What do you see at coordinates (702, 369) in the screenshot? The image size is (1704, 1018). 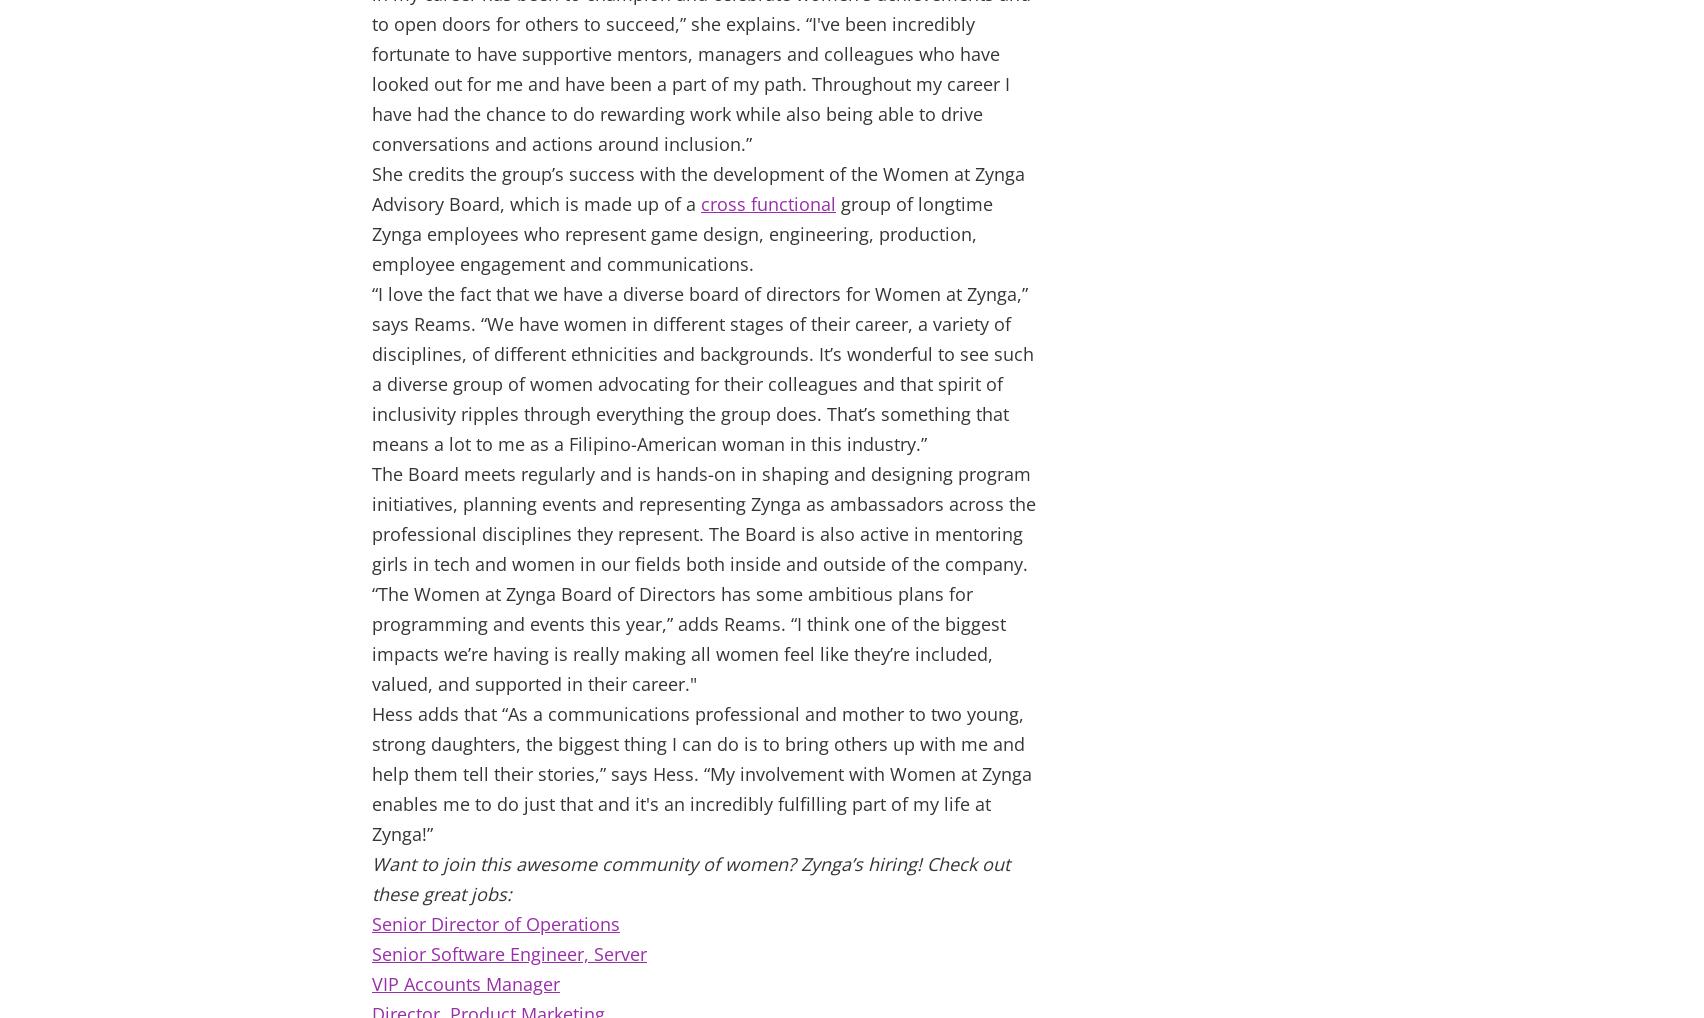 I see `'“I love the fact that we have a diverse board of directors for Women at Zynga,” says Reams. “We have women in different stages of their career, a variety of disciplines, of different ethnicities and backgrounds. It’s wonderful to see such a diverse group of women advocating for their colleagues and that spirit of inclusivity ripples through everything the group does. That’s something that means a lot to me as a Filipino-American woman in this industry.”'` at bounding box center [702, 369].